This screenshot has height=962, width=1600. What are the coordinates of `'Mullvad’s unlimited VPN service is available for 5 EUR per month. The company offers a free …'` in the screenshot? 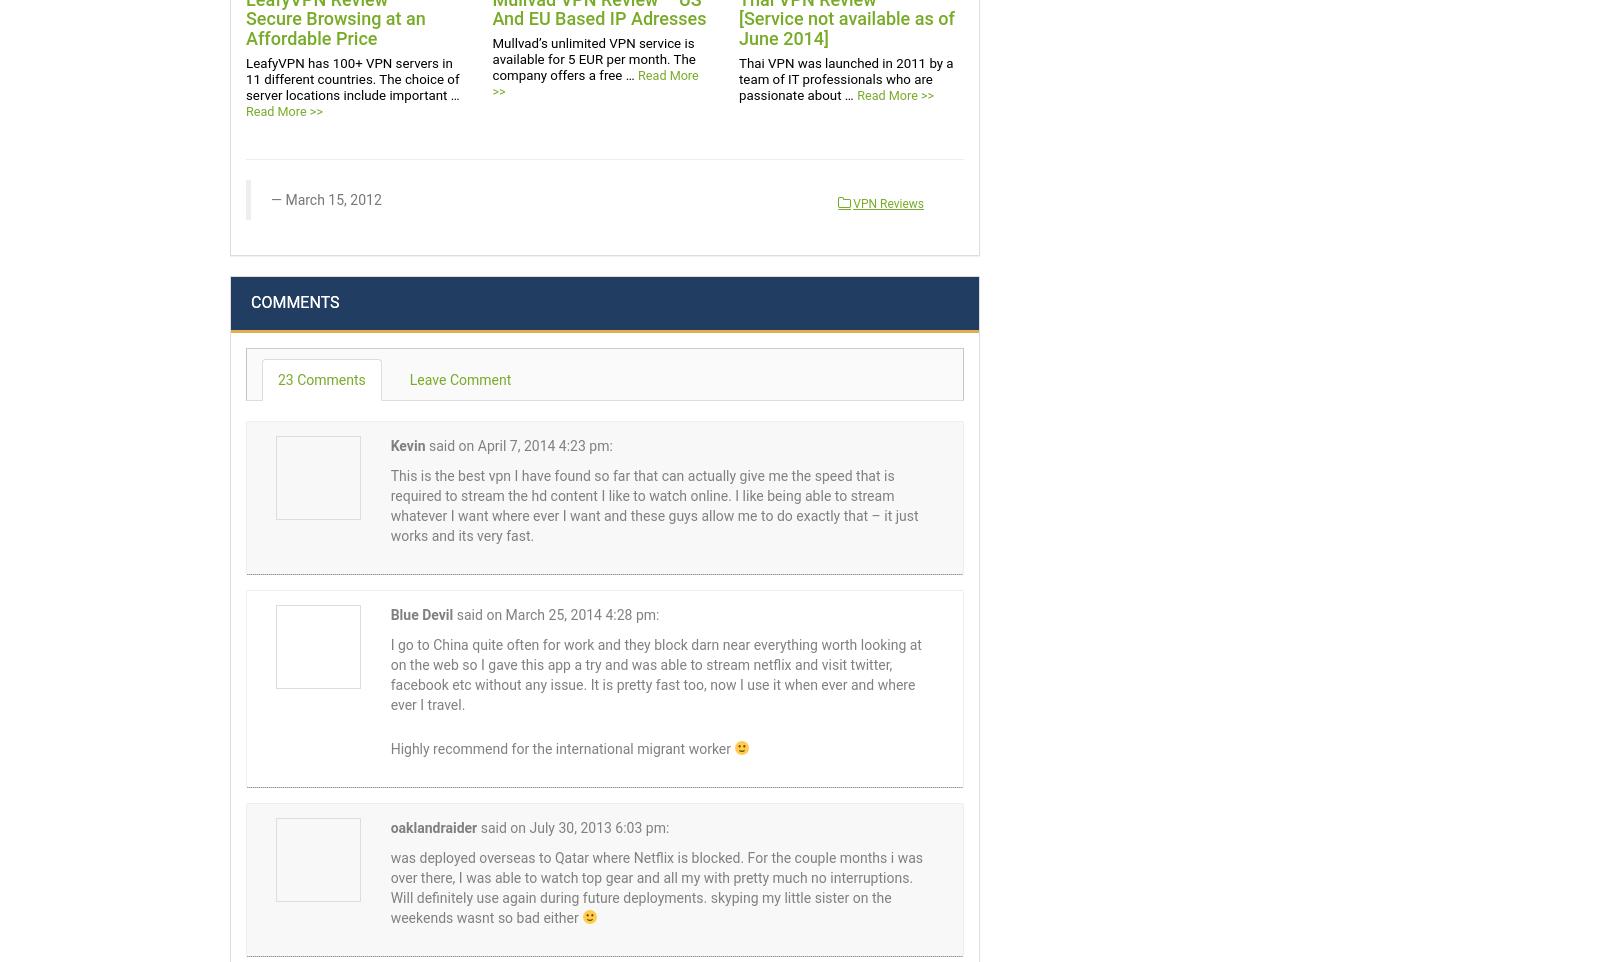 It's located at (592, 59).